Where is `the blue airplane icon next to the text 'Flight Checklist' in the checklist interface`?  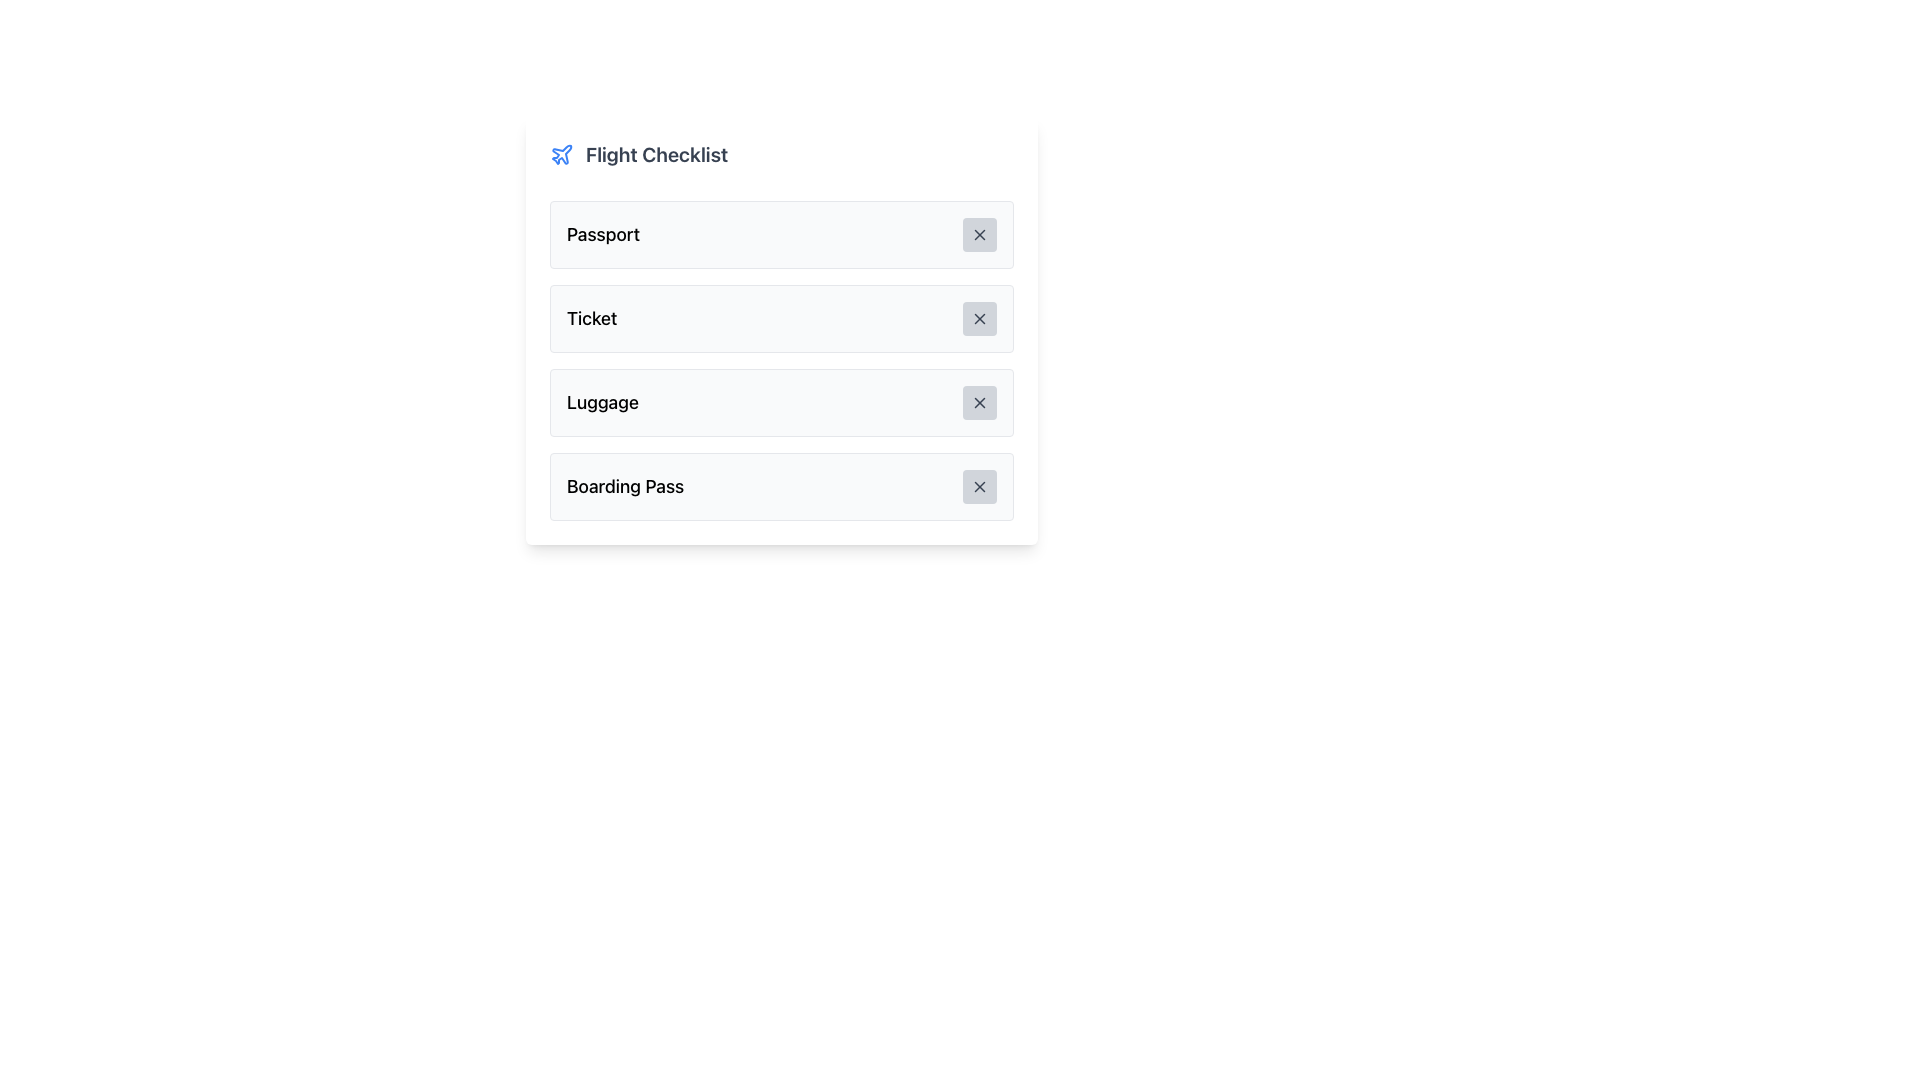 the blue airplane icon next to the text 'Flight Checklist' in the checklist interface is located at coordinates (561, 153).